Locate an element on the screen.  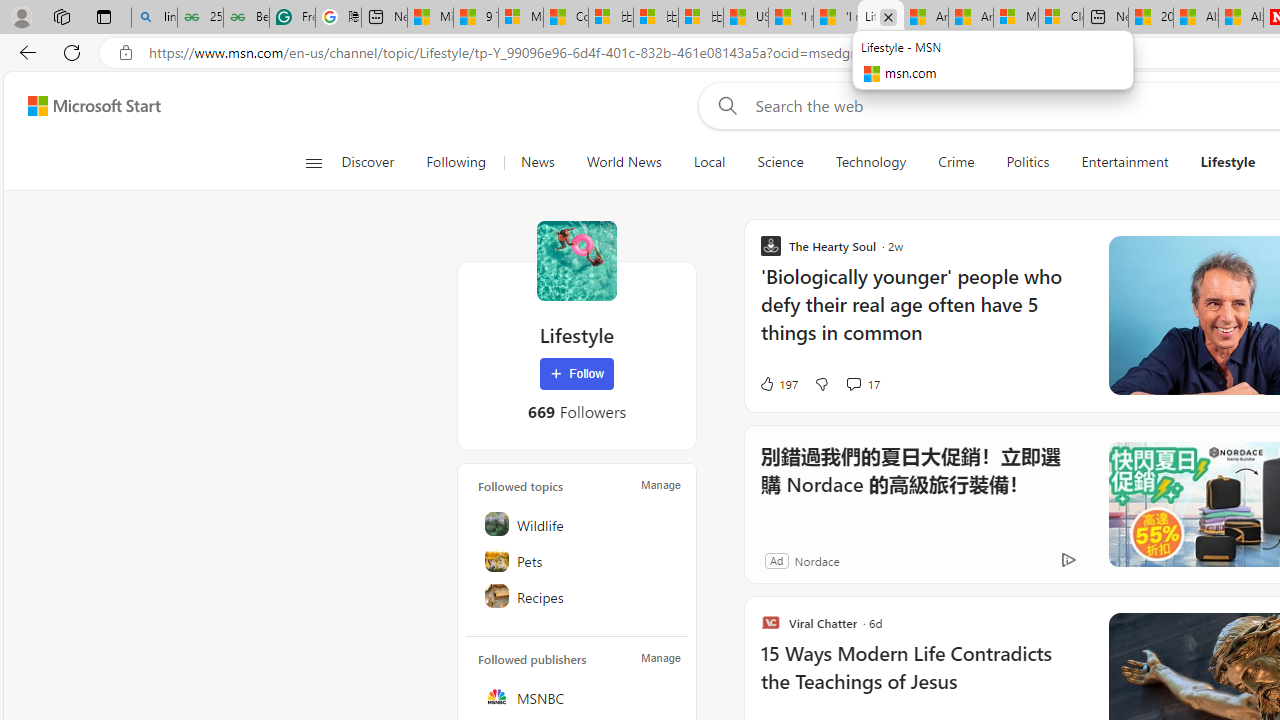
'Ad' is located at coordinates (775, 560).